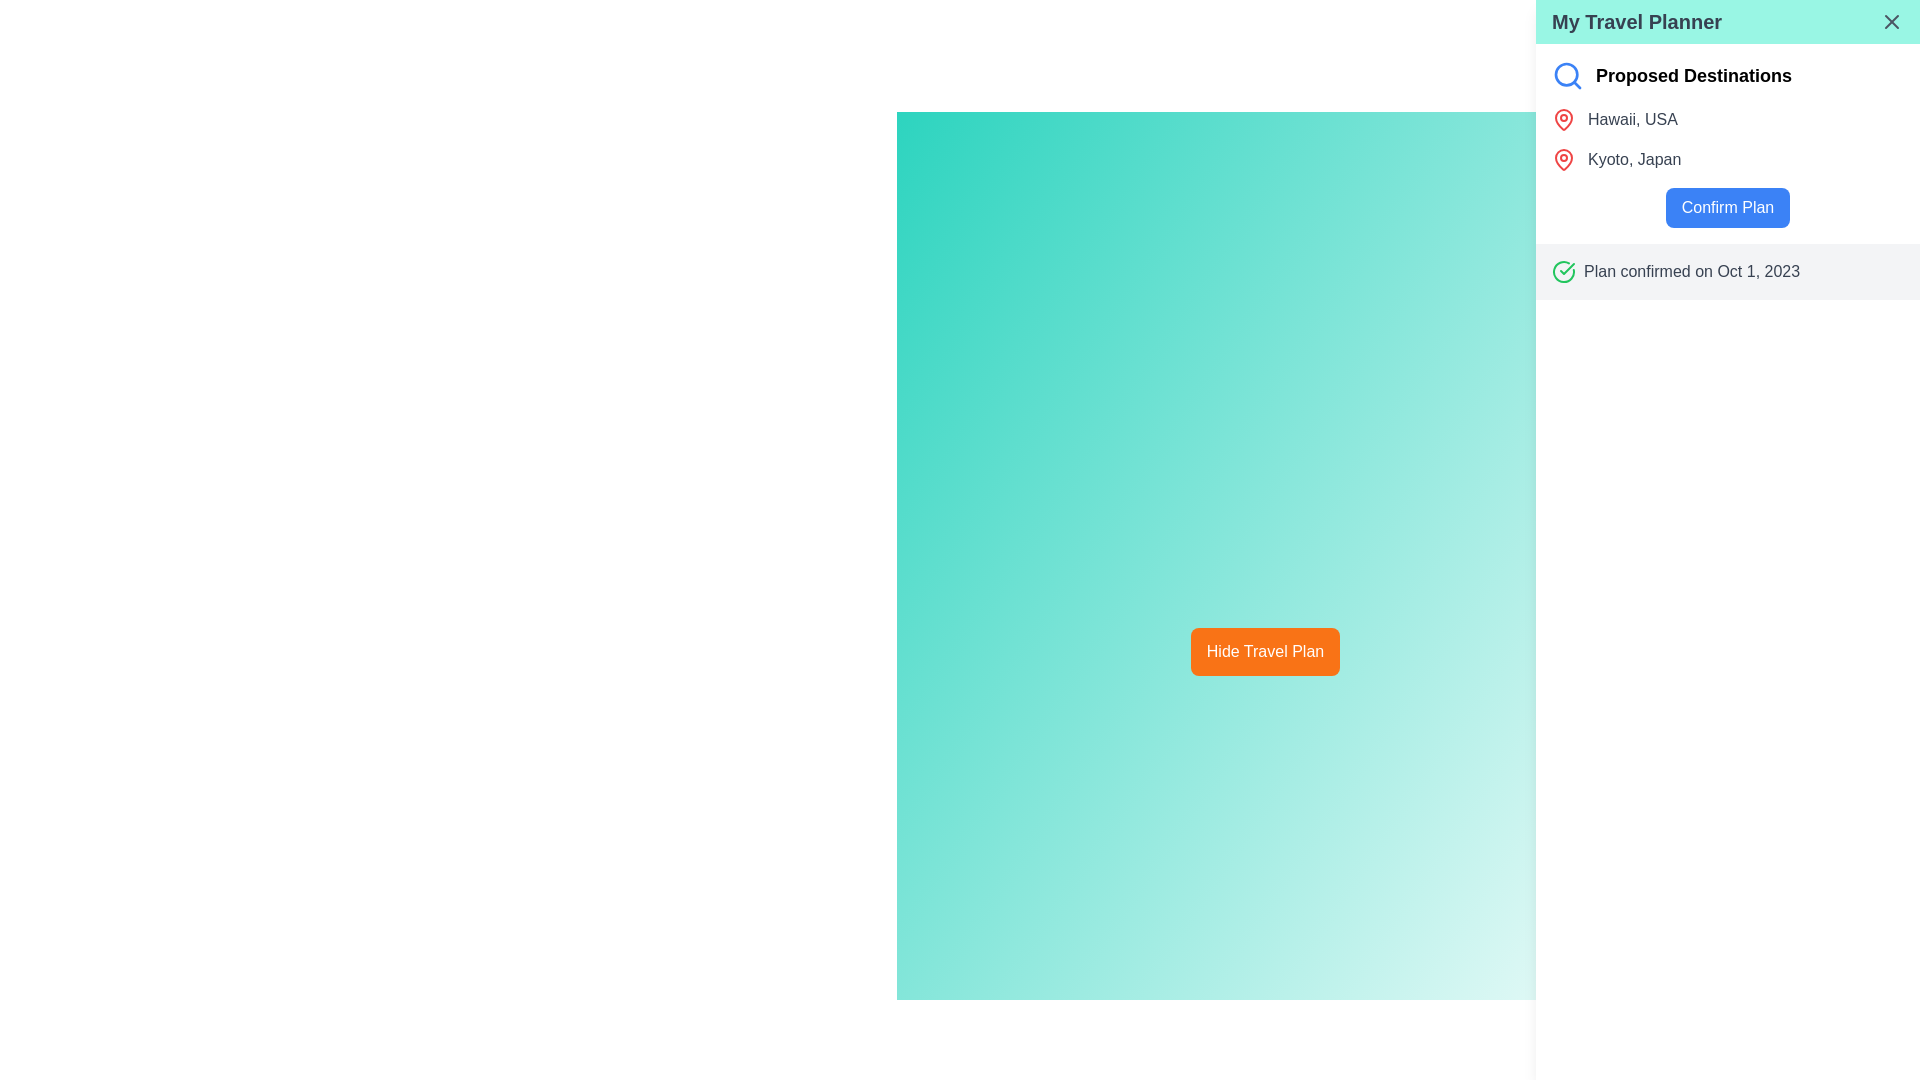  What do you see at coordinates (1727, 138) in the screenshot?
I see `the List Item Group containing the destinations 'Hawaii, USA' and 'Kyoto, Japan' located in the 'Proposed Destinations' section of the sidebar` at bounding box center [1727, 138].